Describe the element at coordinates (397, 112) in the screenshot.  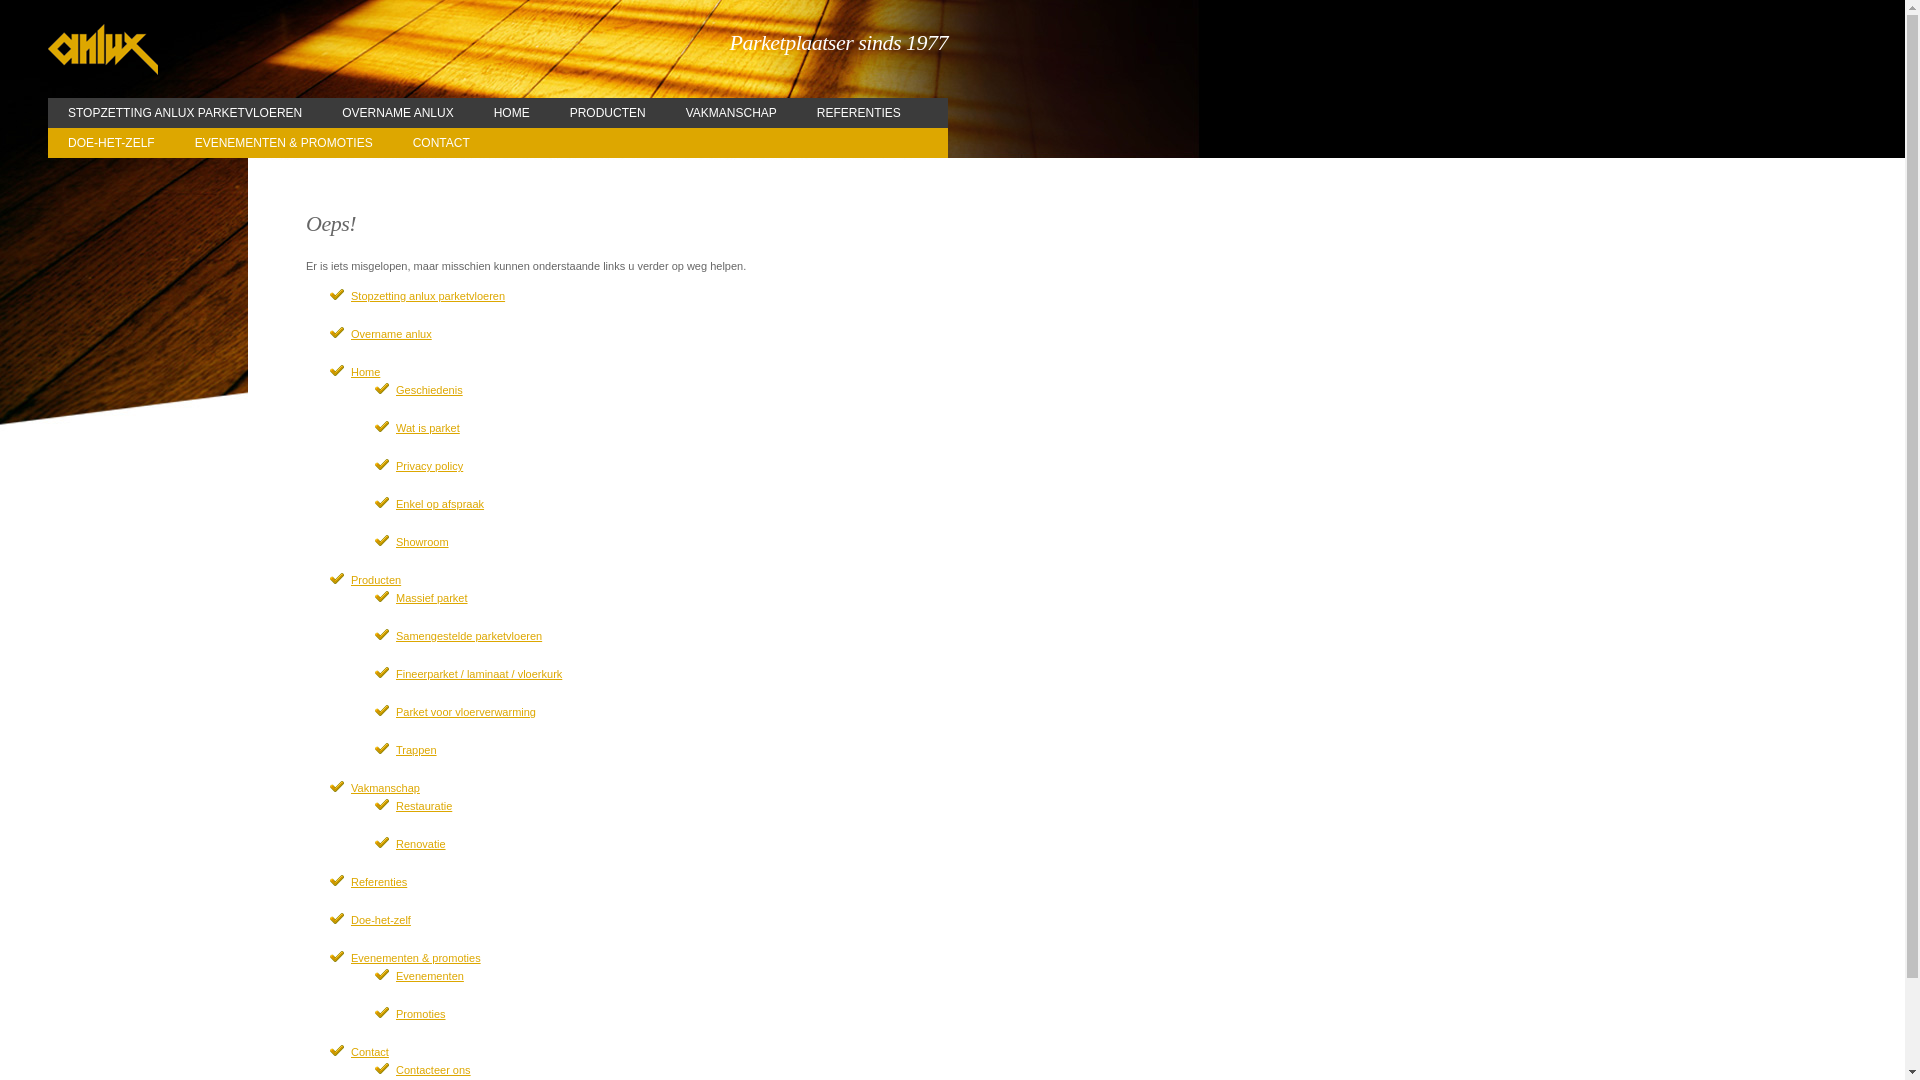
I see `'OVERNAME ANLUX'` at that location.